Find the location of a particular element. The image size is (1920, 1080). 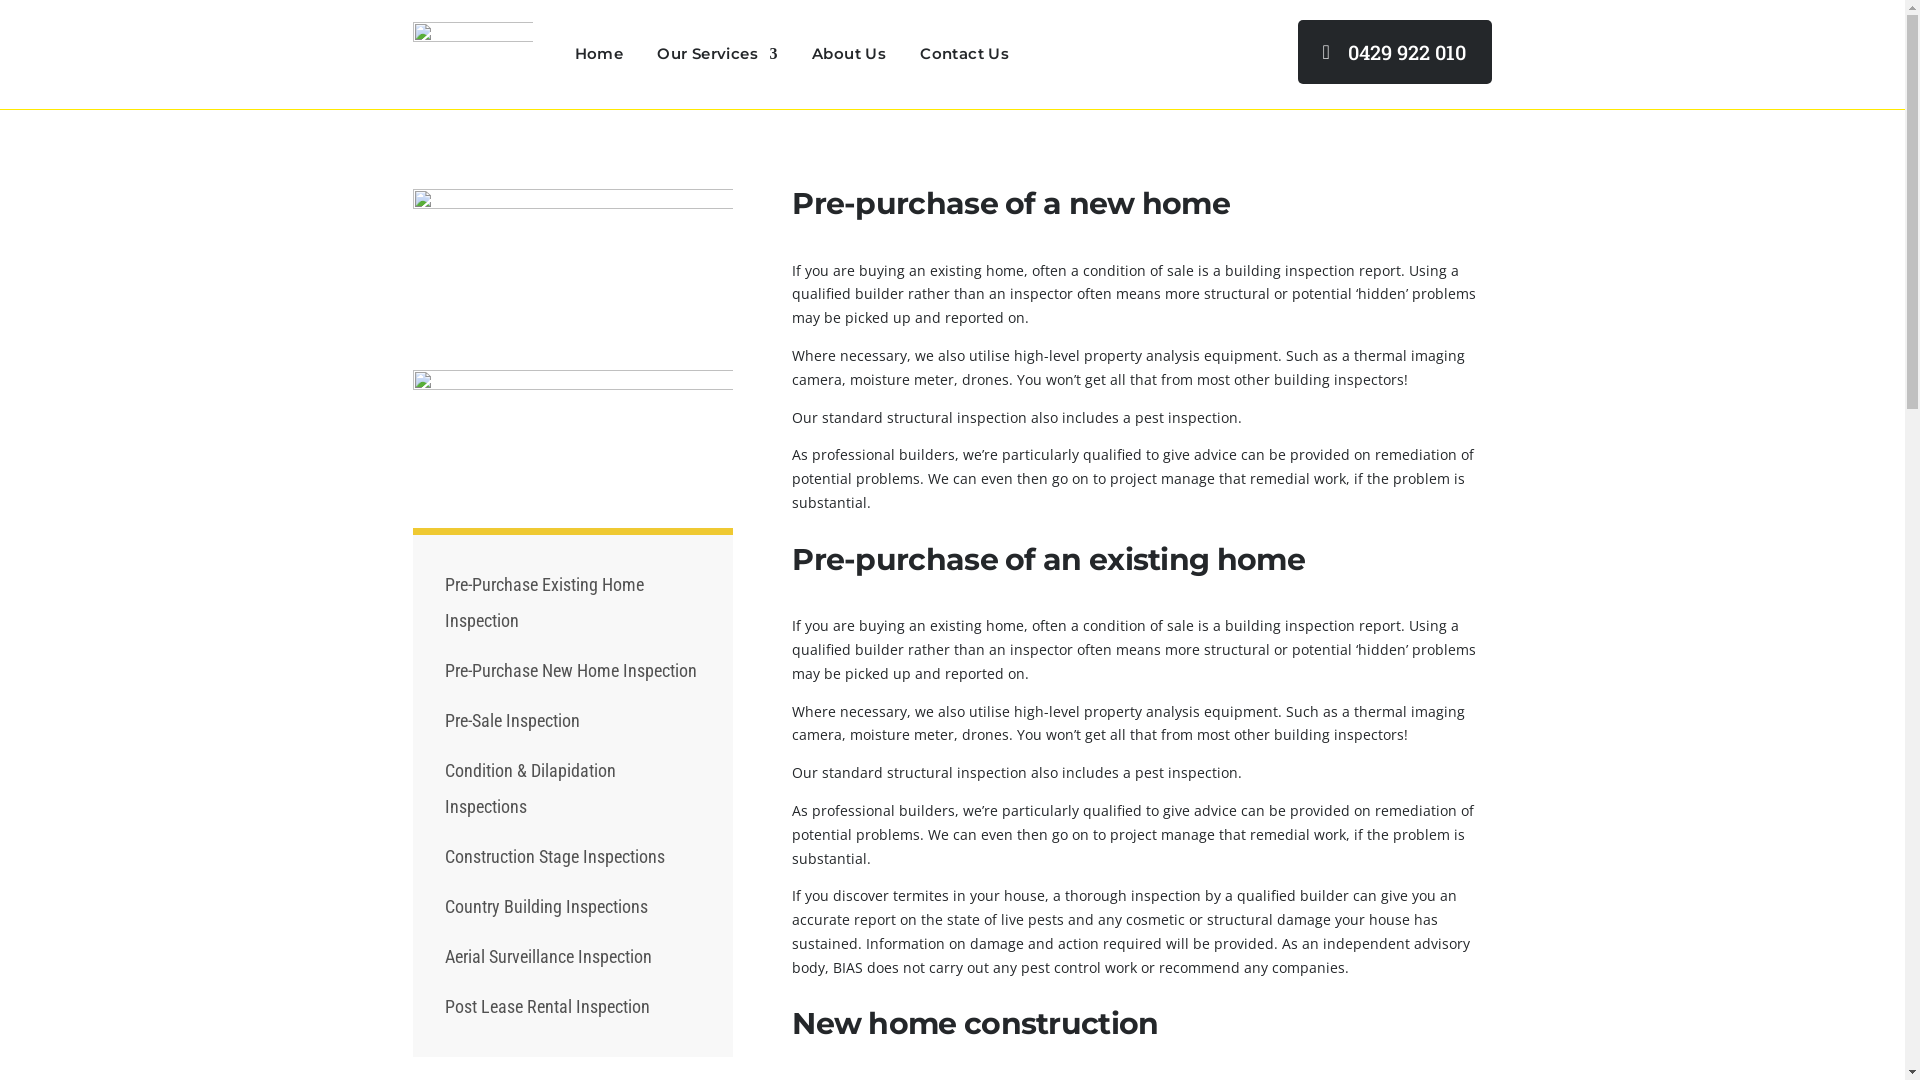

'Aerial Surveillance Inspection' is located at coordinates (548, 955).